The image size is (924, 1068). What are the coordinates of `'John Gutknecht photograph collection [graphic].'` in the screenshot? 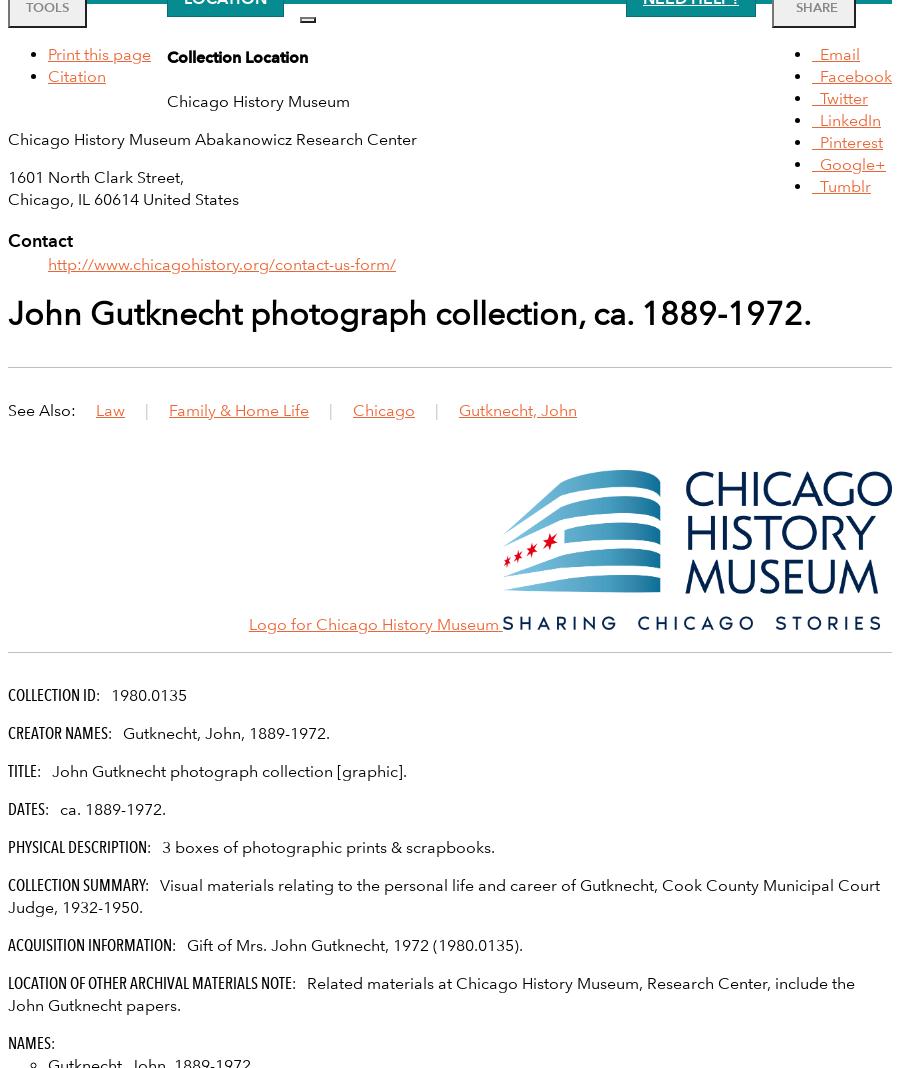 It's located at (229, 770).